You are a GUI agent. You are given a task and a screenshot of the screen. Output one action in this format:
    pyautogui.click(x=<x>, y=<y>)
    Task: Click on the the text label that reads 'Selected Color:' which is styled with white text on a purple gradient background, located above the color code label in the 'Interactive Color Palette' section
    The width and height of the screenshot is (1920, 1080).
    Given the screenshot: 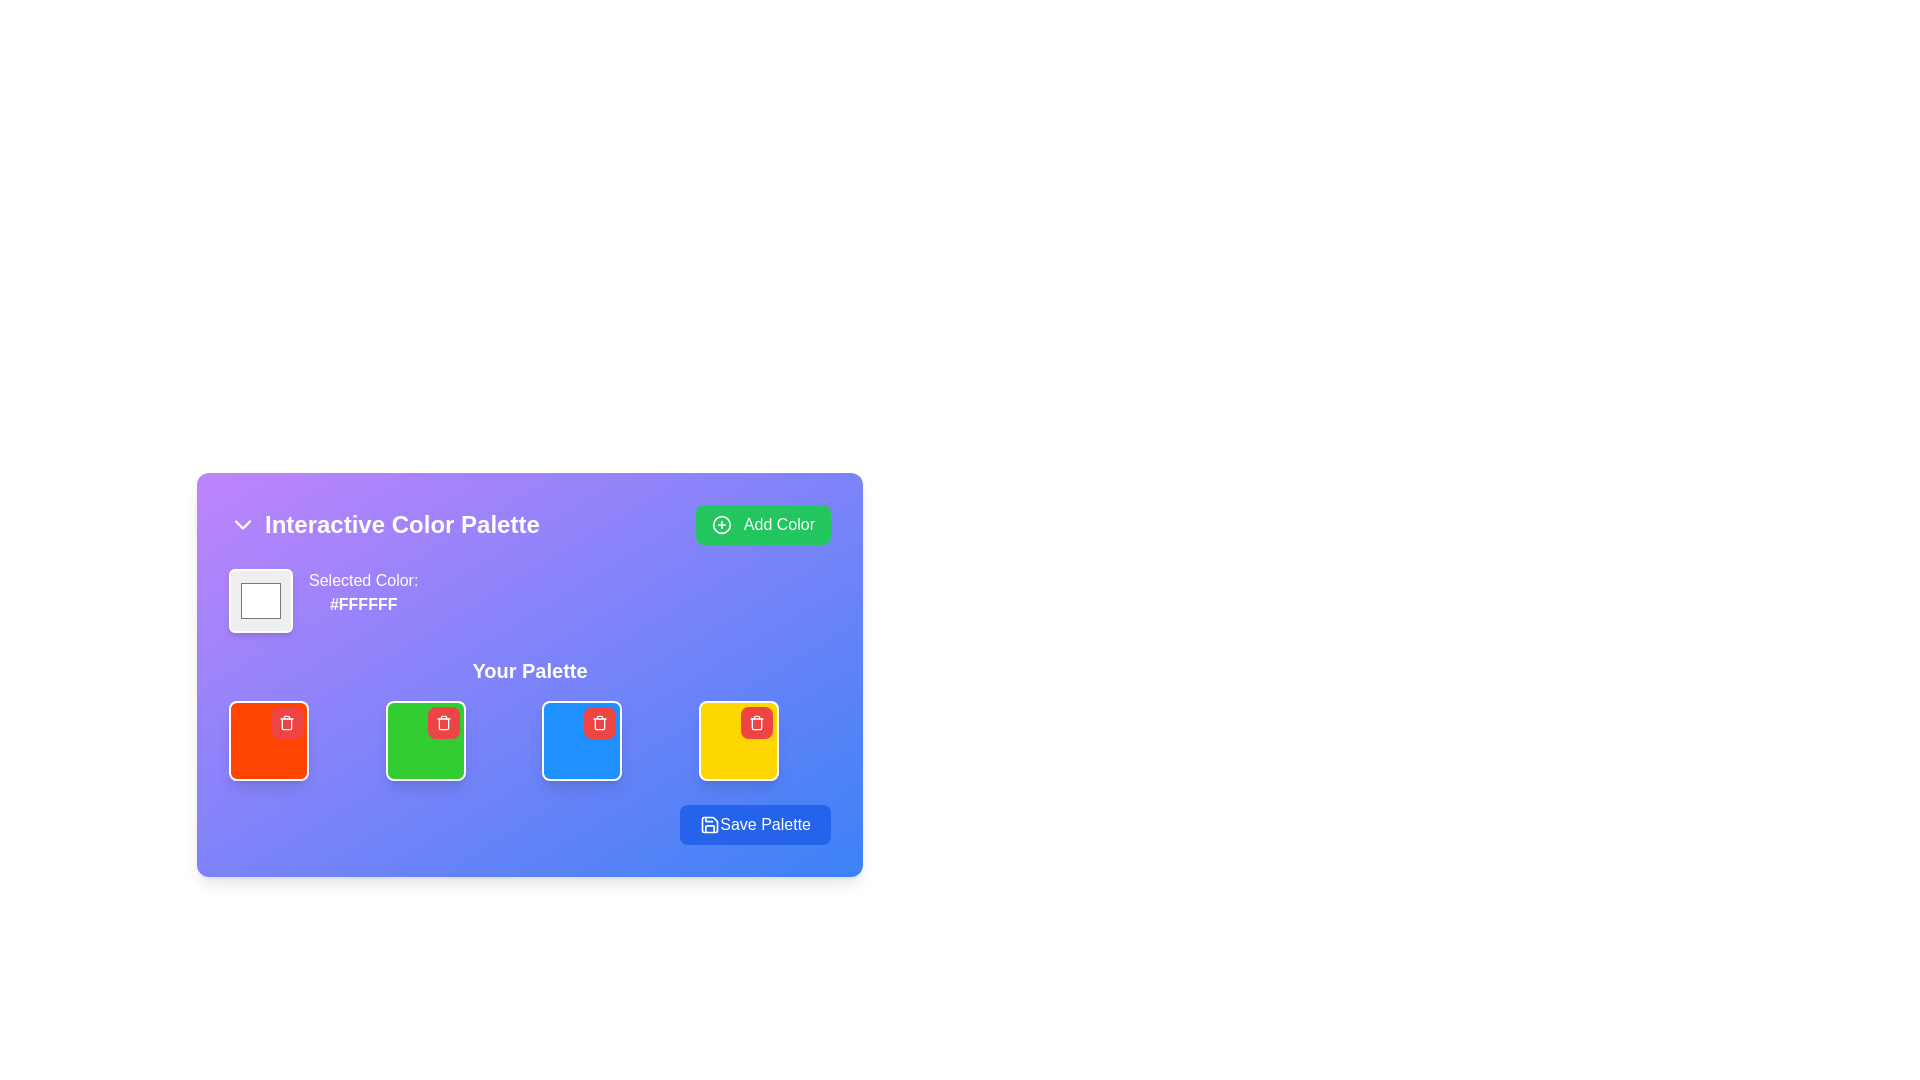 What is the action you would take?
    pyautogui.click(x=363, y=581)
    